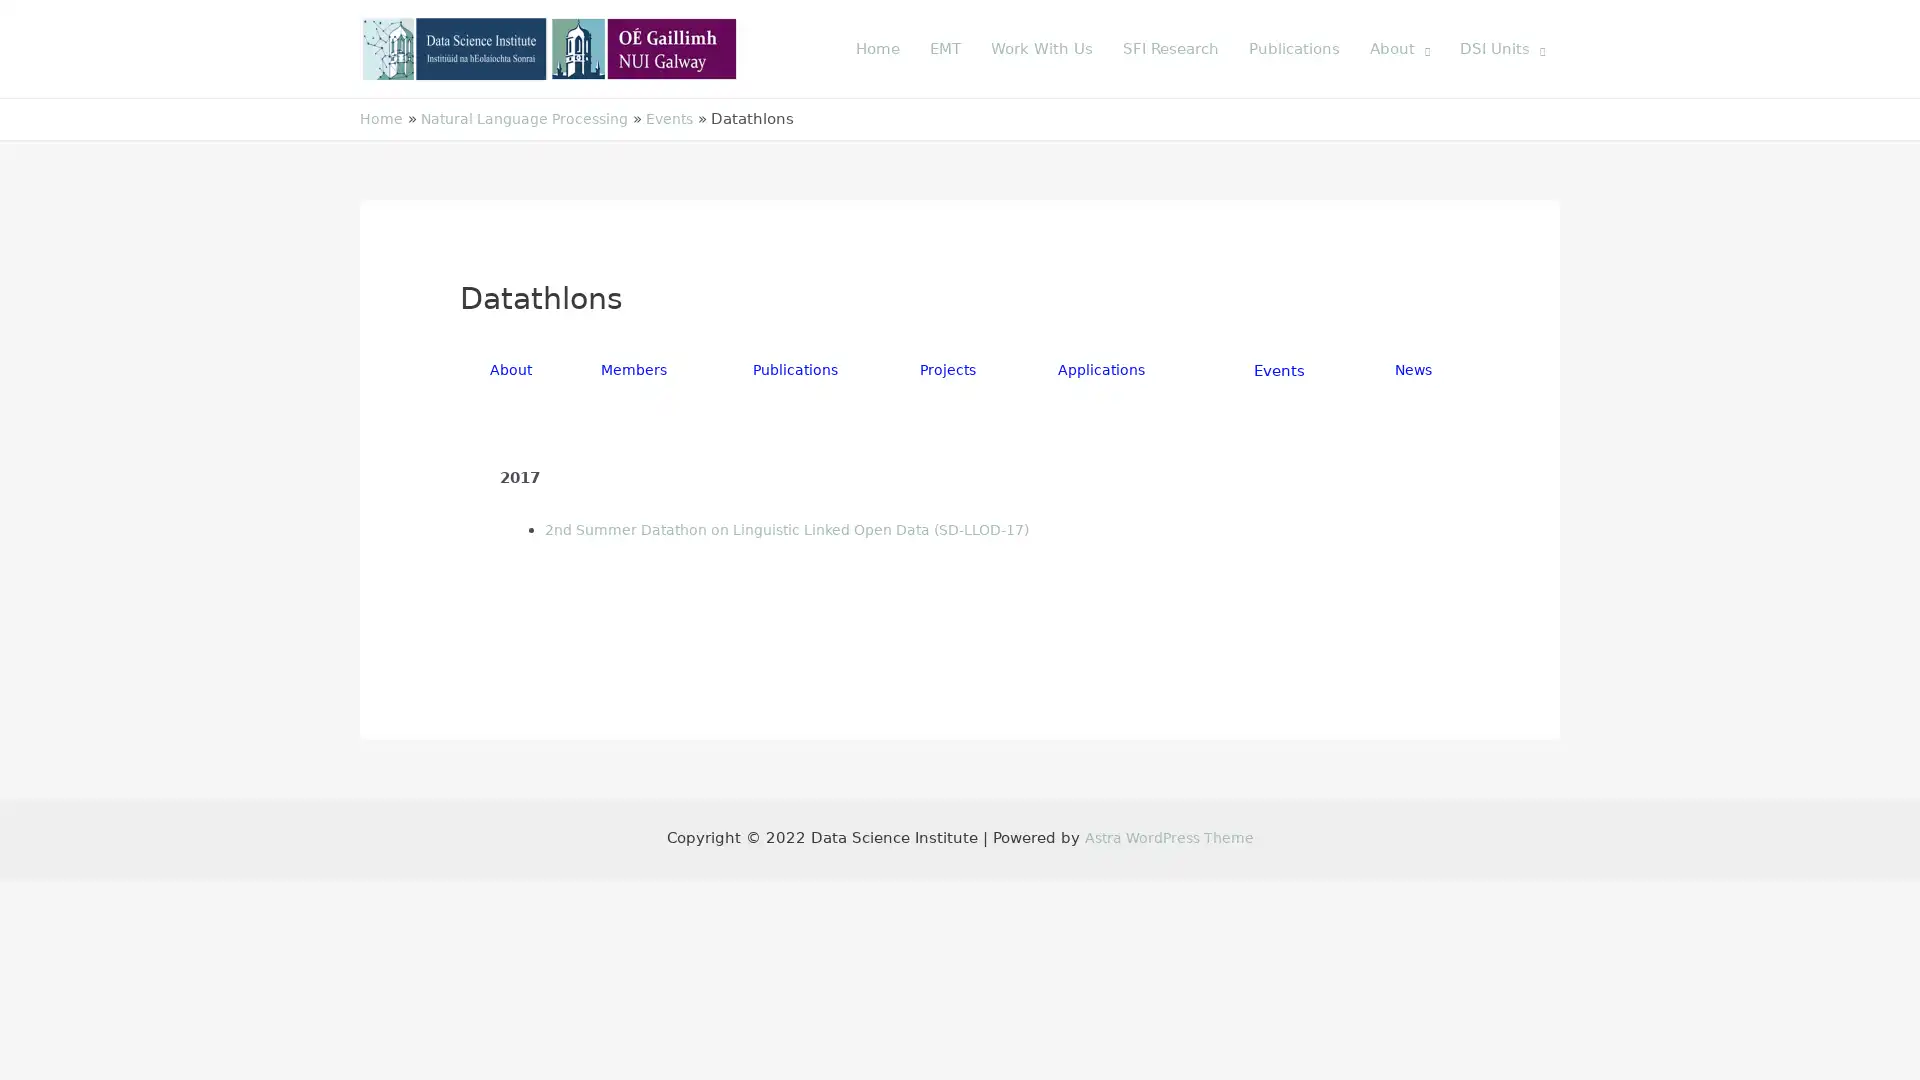  I want to click on Events, so click(1281, 370).